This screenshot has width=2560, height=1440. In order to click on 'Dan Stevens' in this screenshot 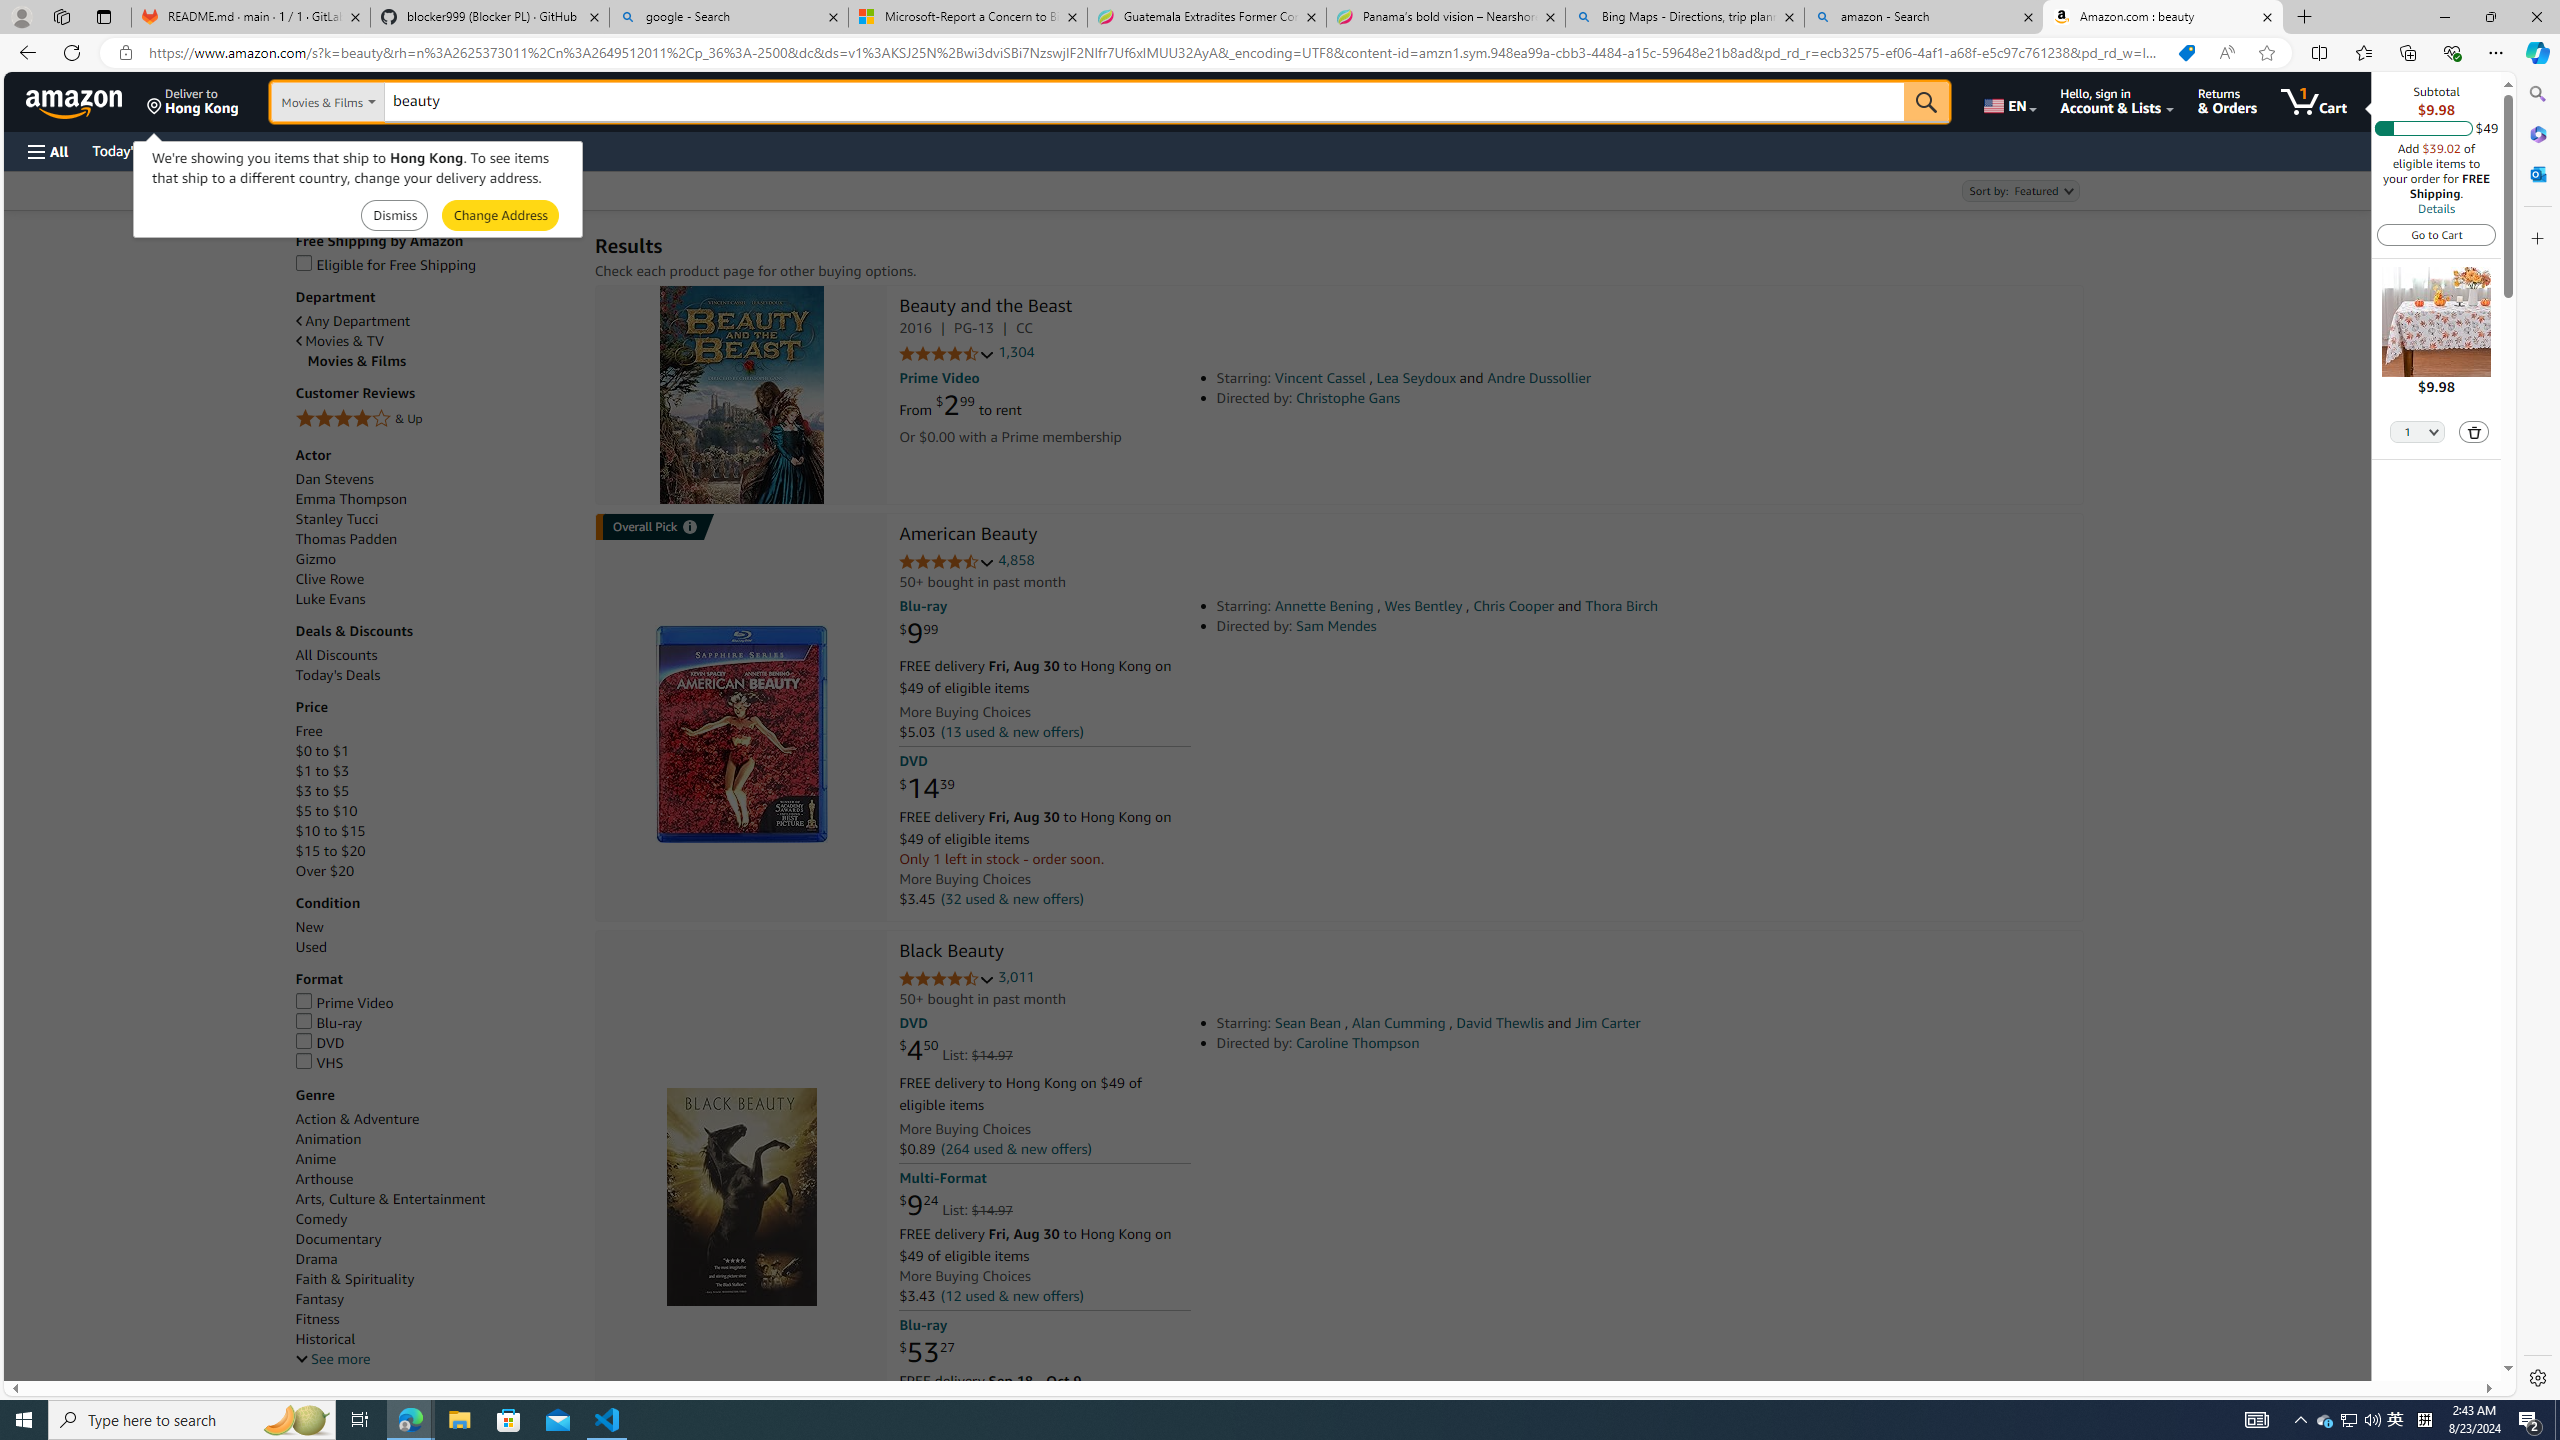, I will do `click(334, 478)`.